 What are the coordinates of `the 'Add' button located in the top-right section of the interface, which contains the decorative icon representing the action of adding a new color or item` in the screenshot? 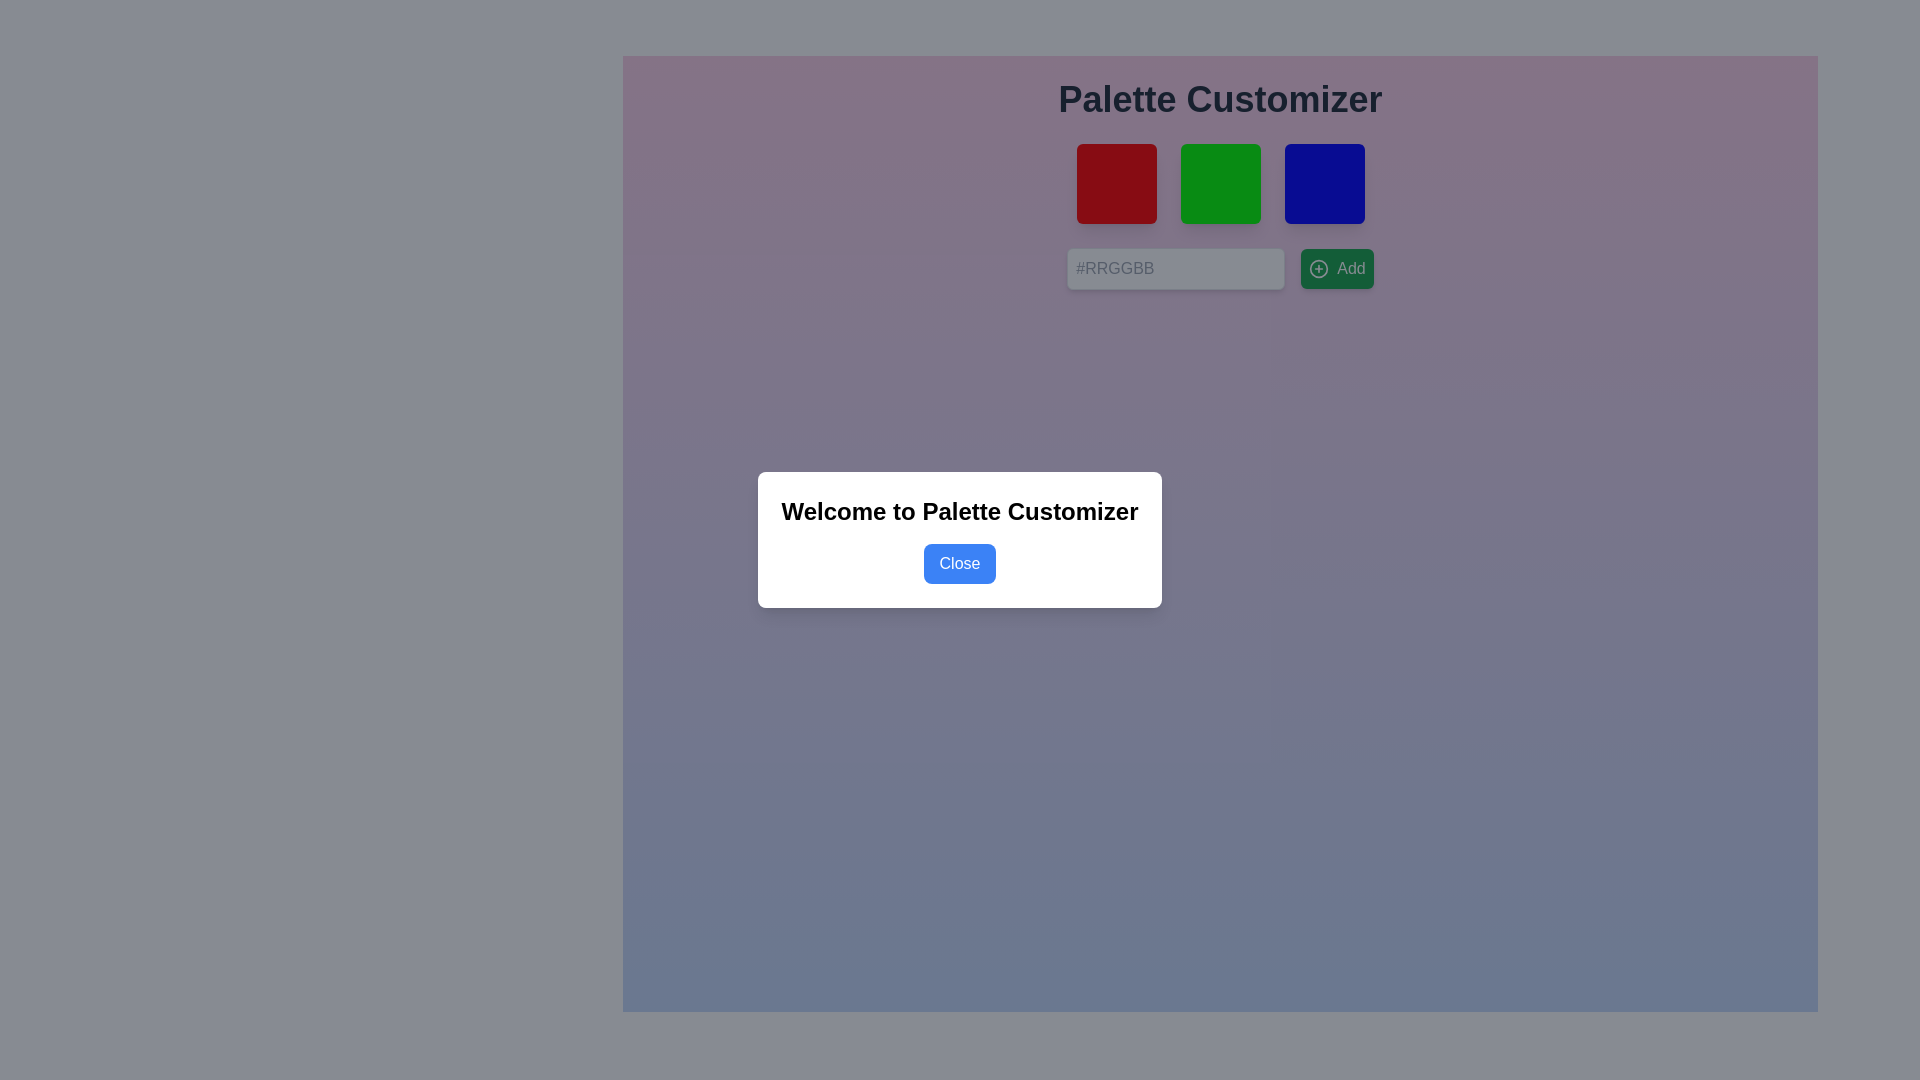 It's located at (1319, 268).